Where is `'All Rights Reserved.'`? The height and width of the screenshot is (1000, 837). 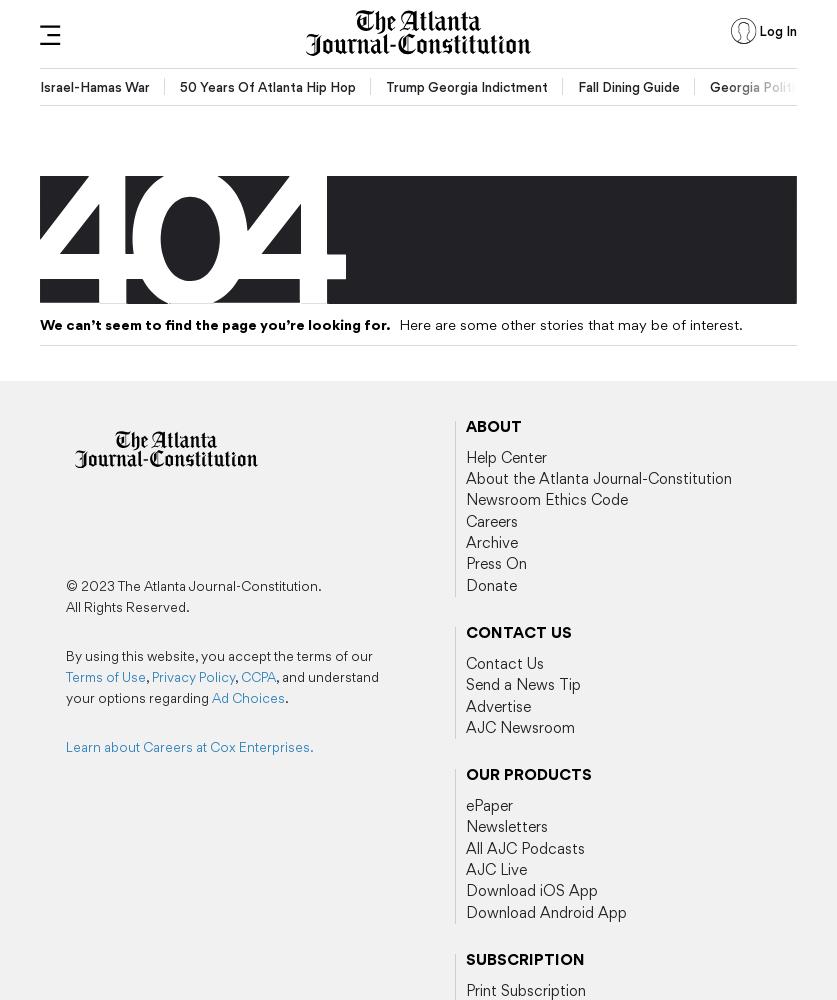 'All Rights Reserved.' is located at coordinates (127, 606).